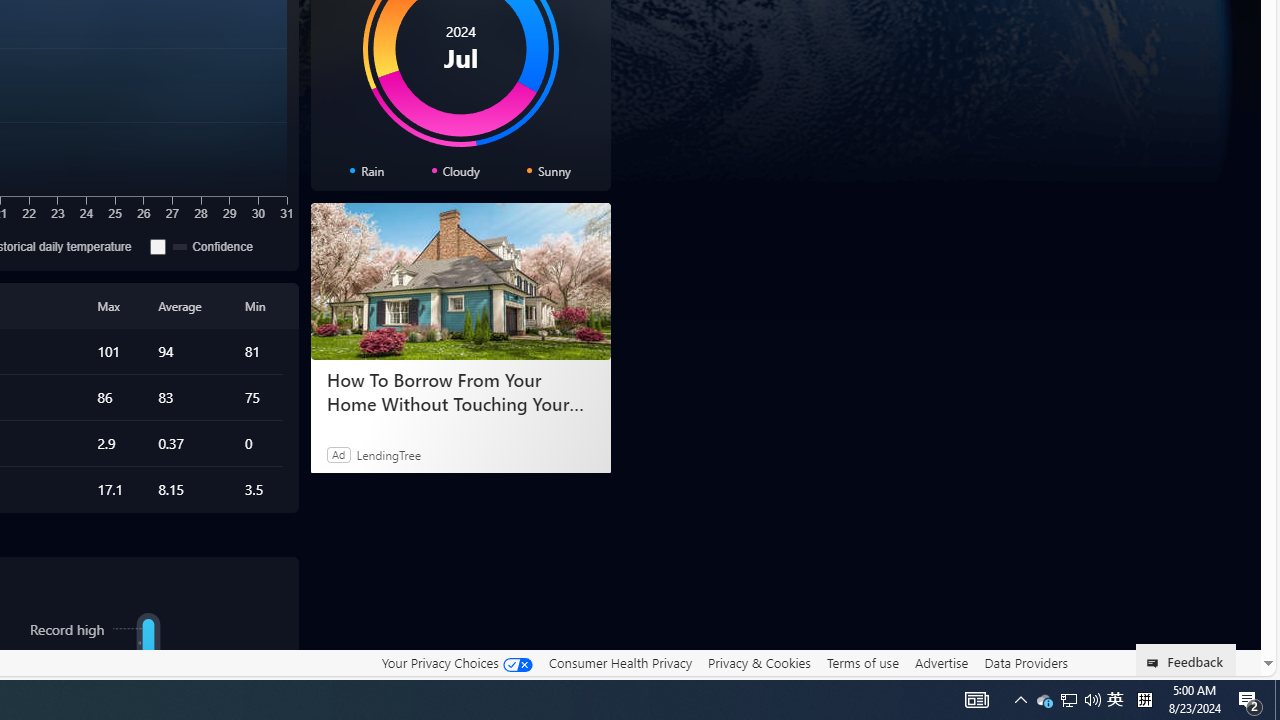 Image resolution: width=1280 pixels, height=720 pixels. I want to click on 'Consumer Health Privacy', so click(619, 662).